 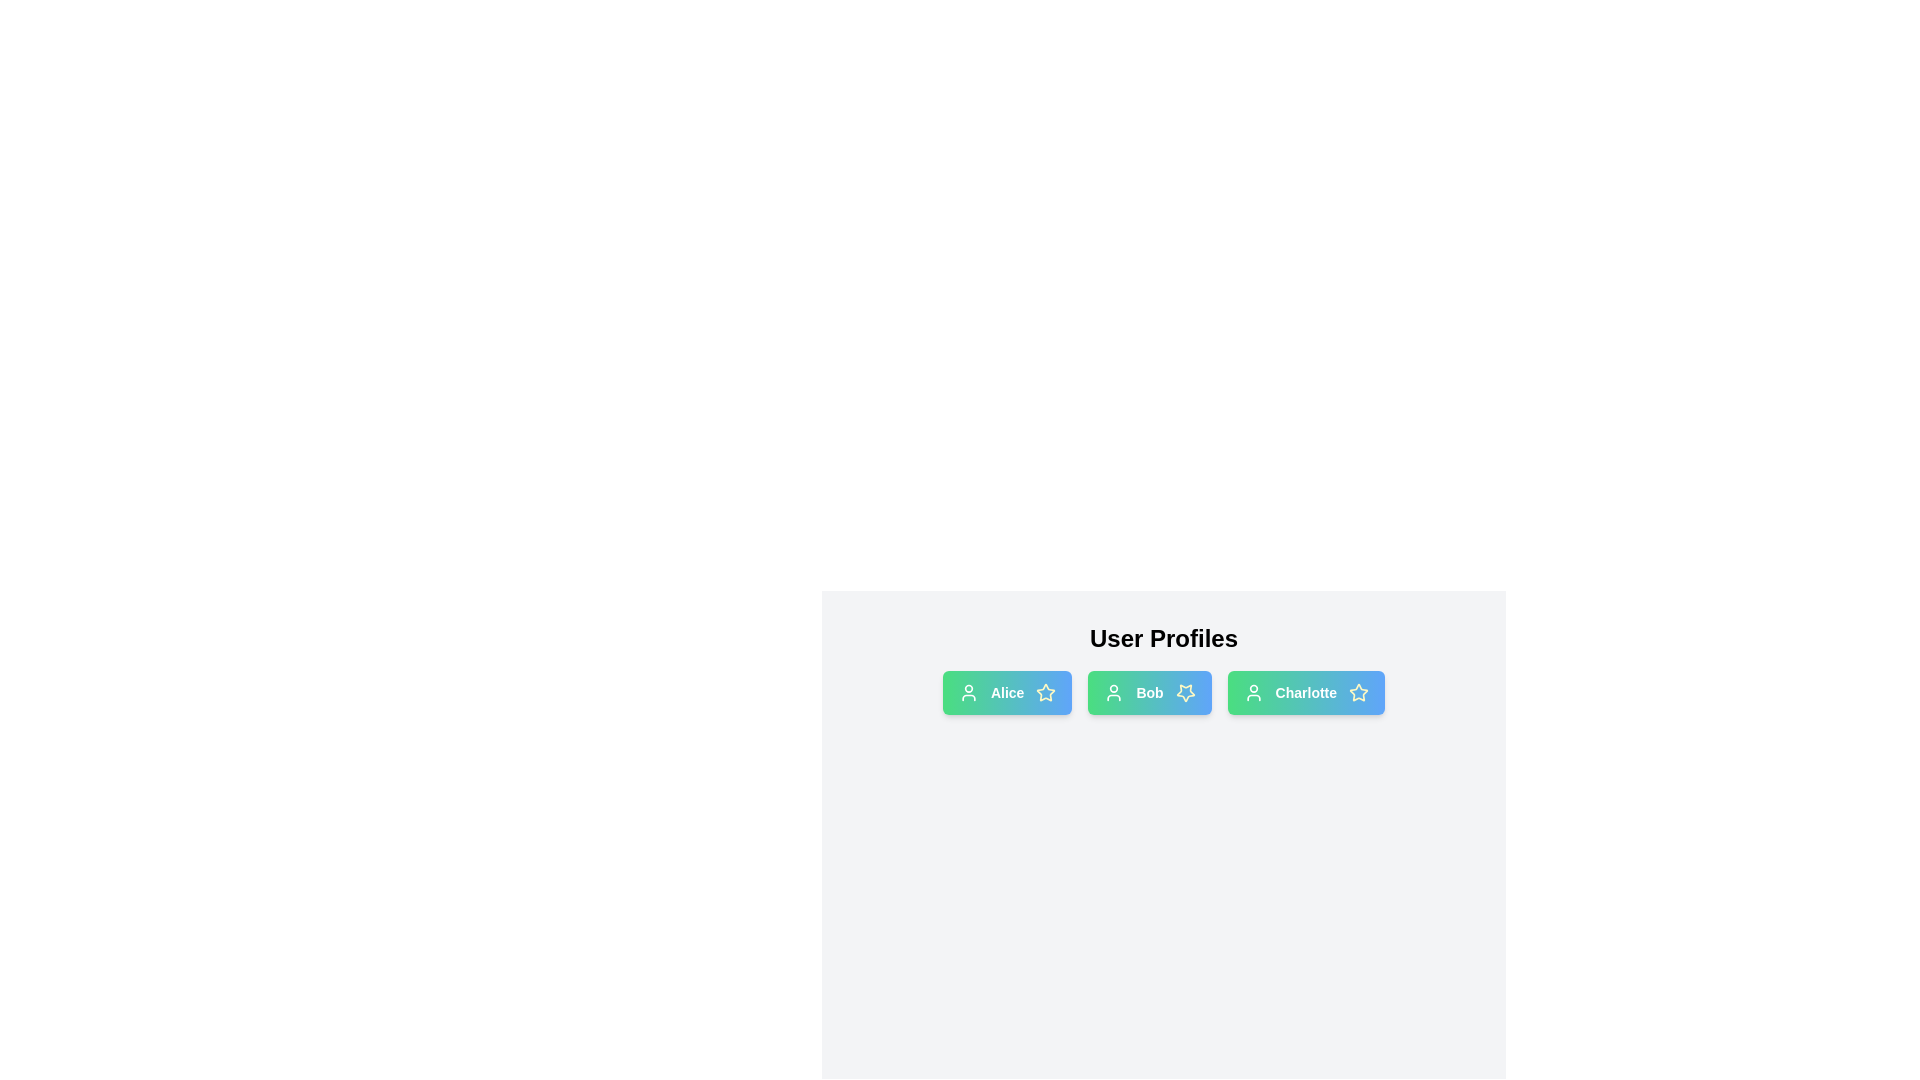 What do you see at coordinates (1185, 692) in the screenshot?
I see `the star icon for Bob` at bounding box center [1185, 692].